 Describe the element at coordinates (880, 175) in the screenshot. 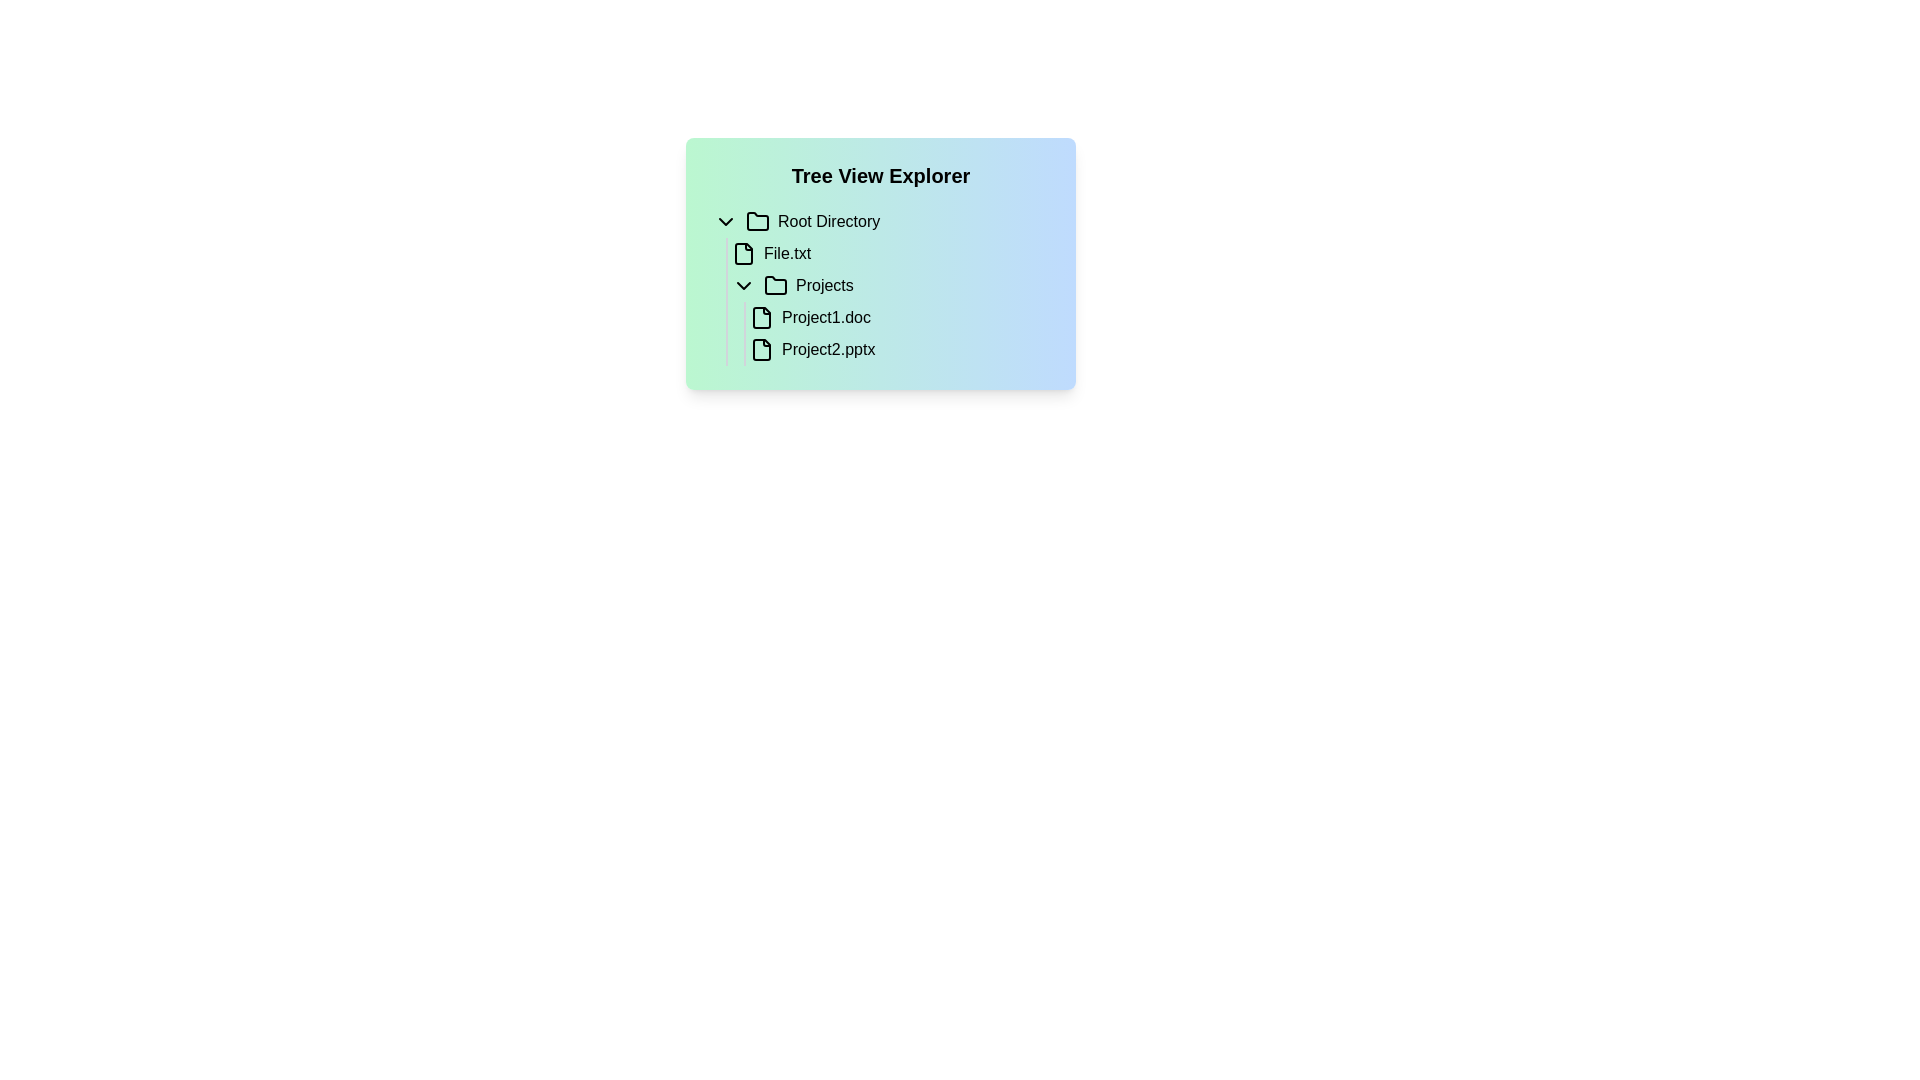

I see `the 'Tree View Explorer' text heading, which is a prominently styled bold, large, black text at the top of the panel` at that location.